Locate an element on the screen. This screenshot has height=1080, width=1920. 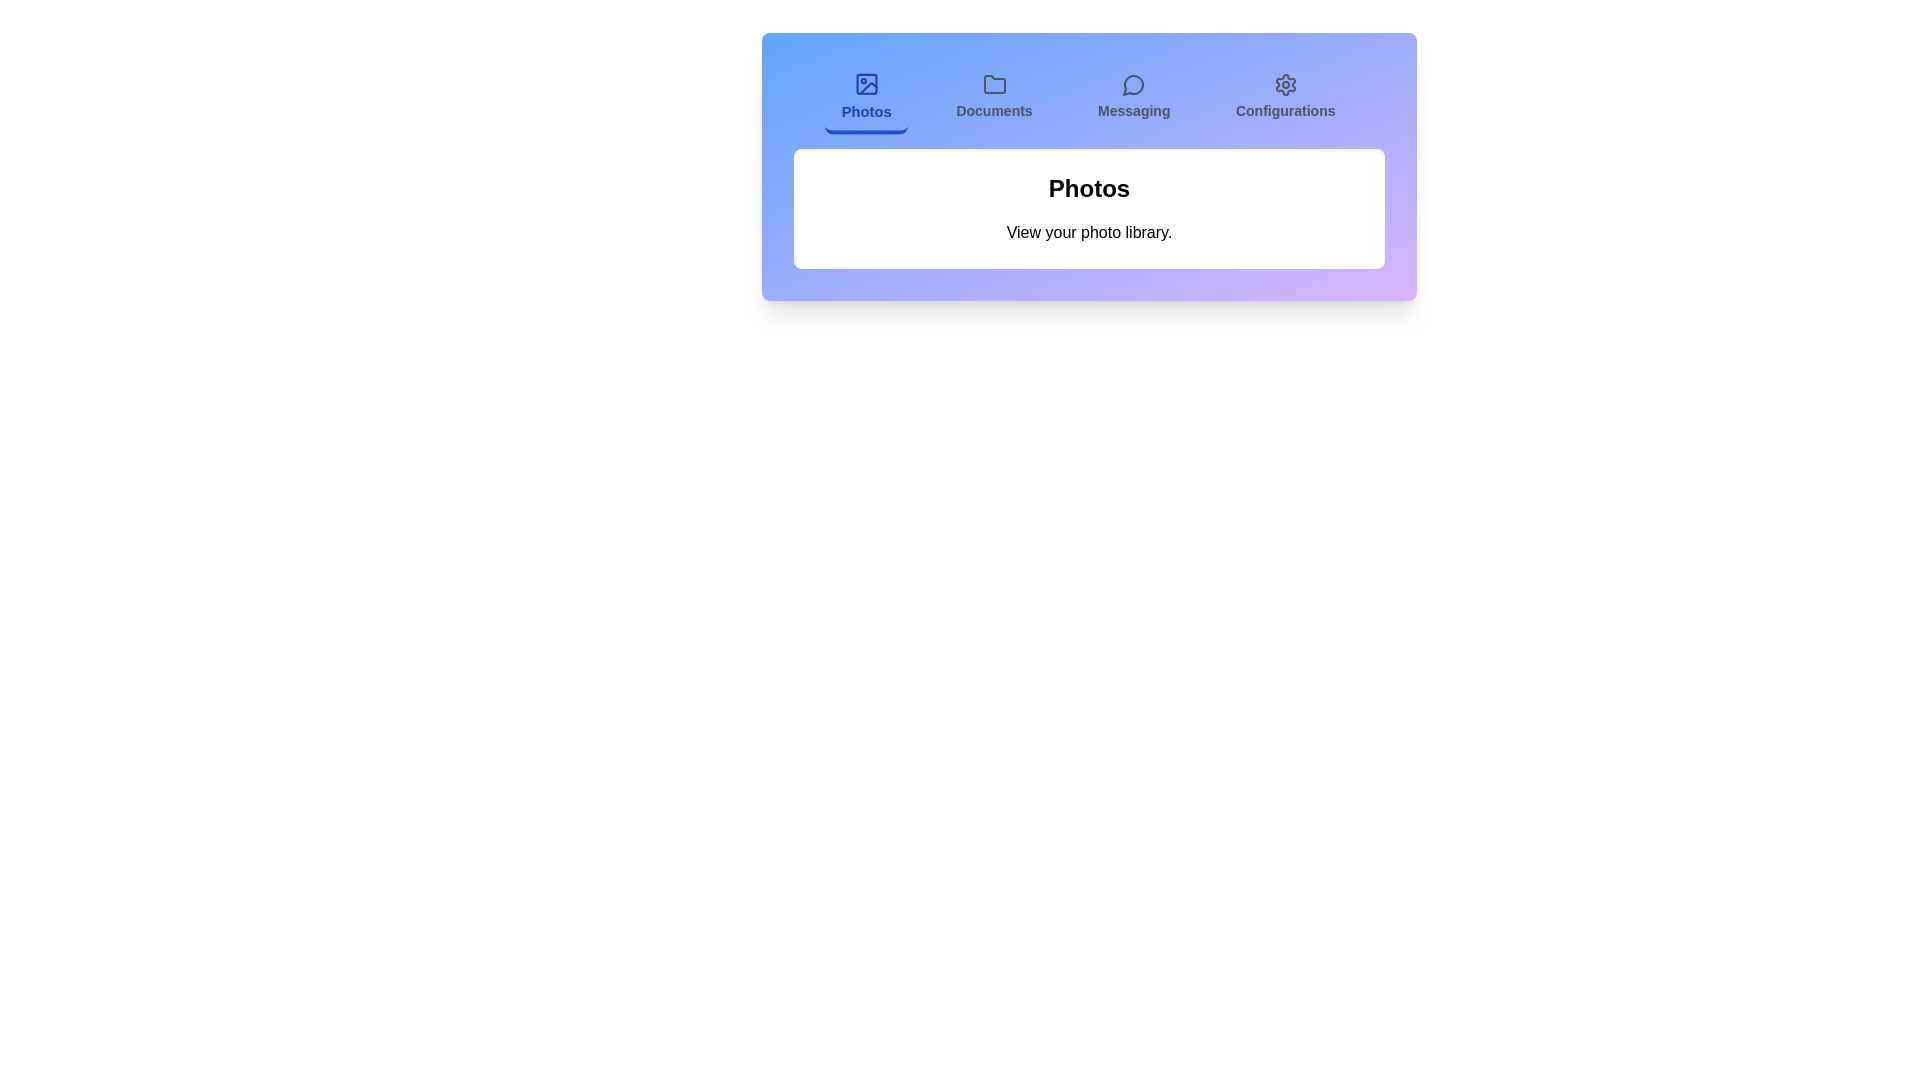
the descriptive text of the active tab is located at coordinates (1088, 231).